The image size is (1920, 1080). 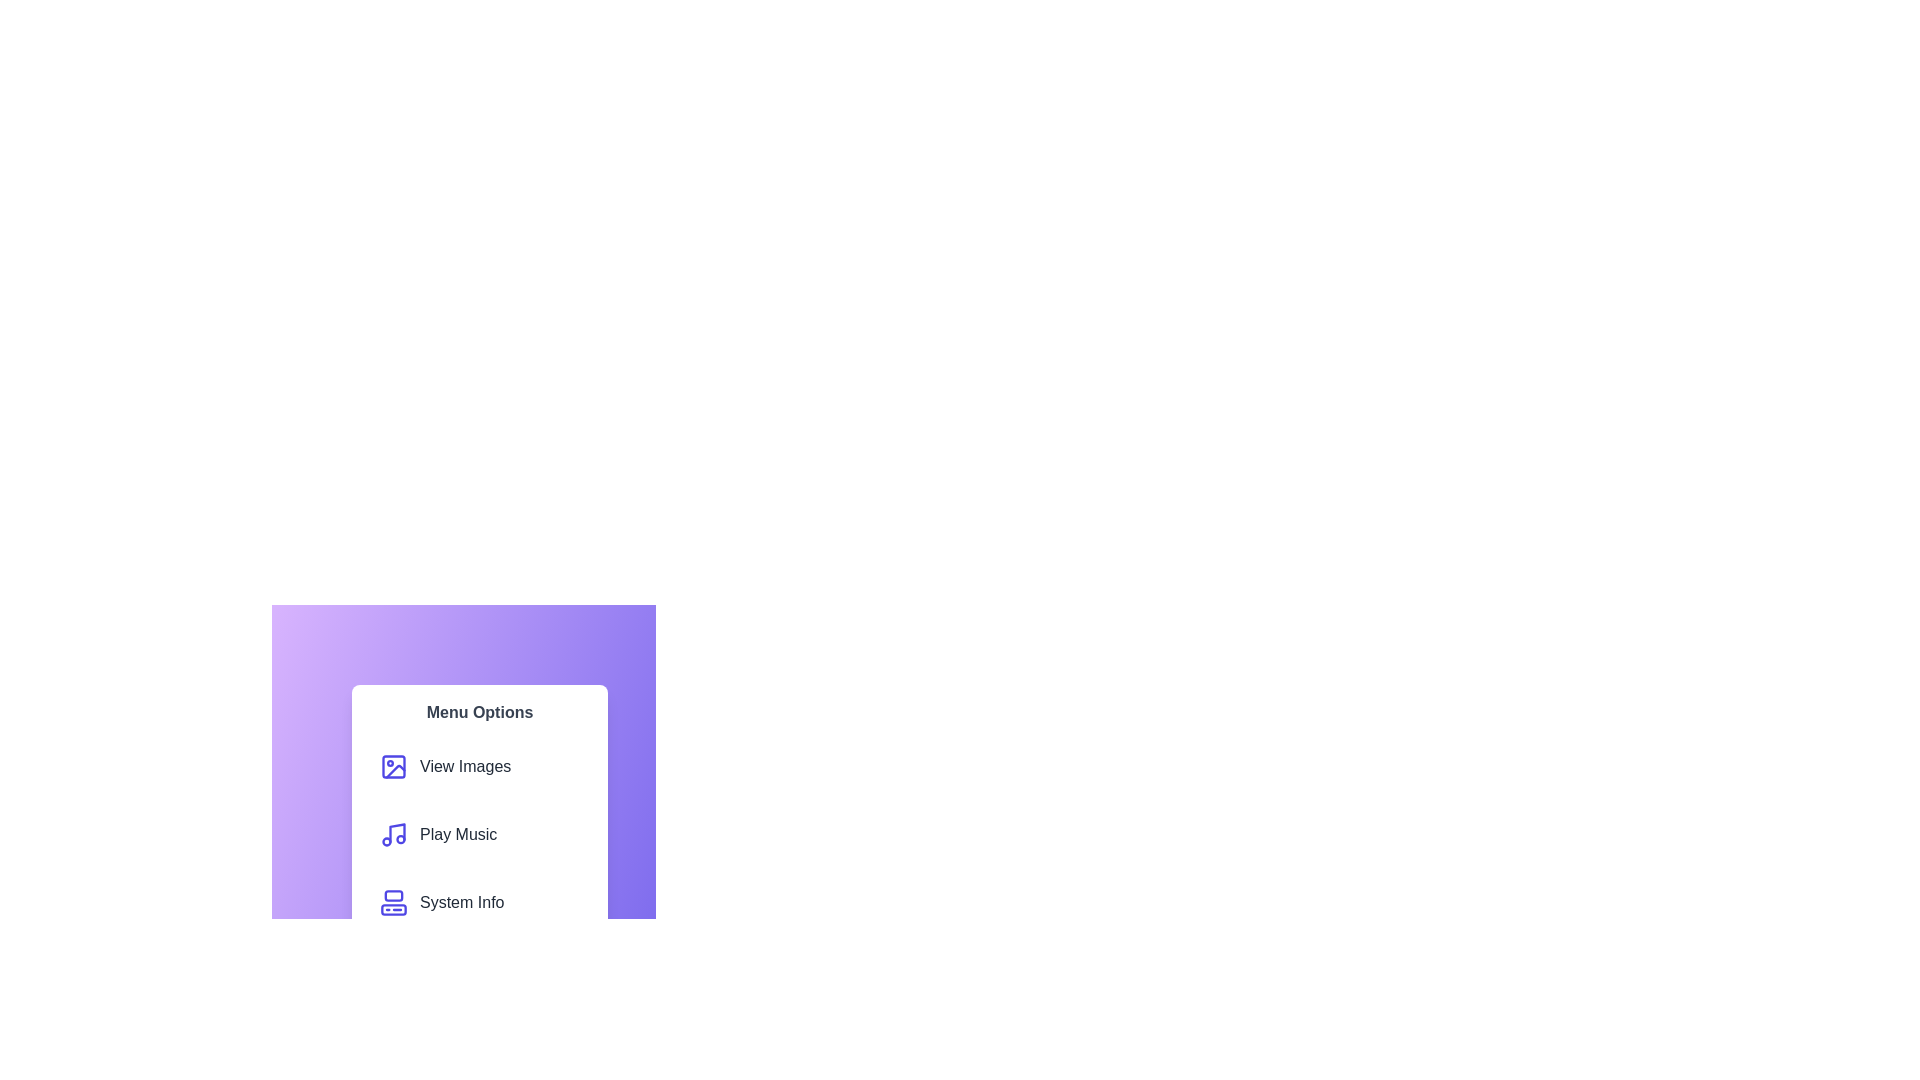 I want to click on the menu item labeled System Info, so click(x=480, y=902).